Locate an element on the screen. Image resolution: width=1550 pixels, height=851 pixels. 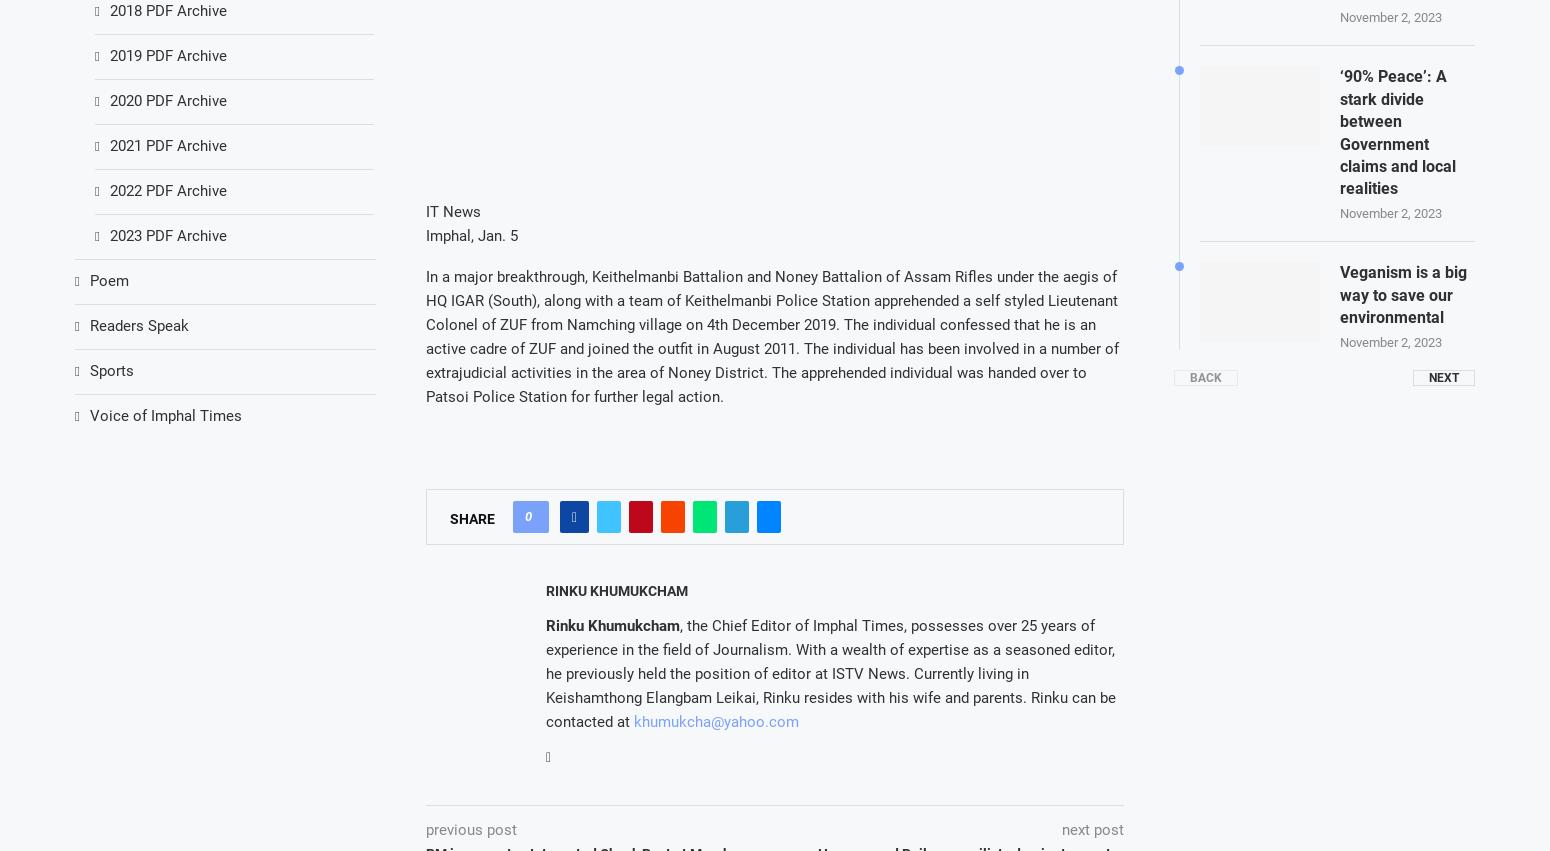
'‘90% Peace’: A stark divide between Government claims and local realities' is located at coordinates (1339, 132).